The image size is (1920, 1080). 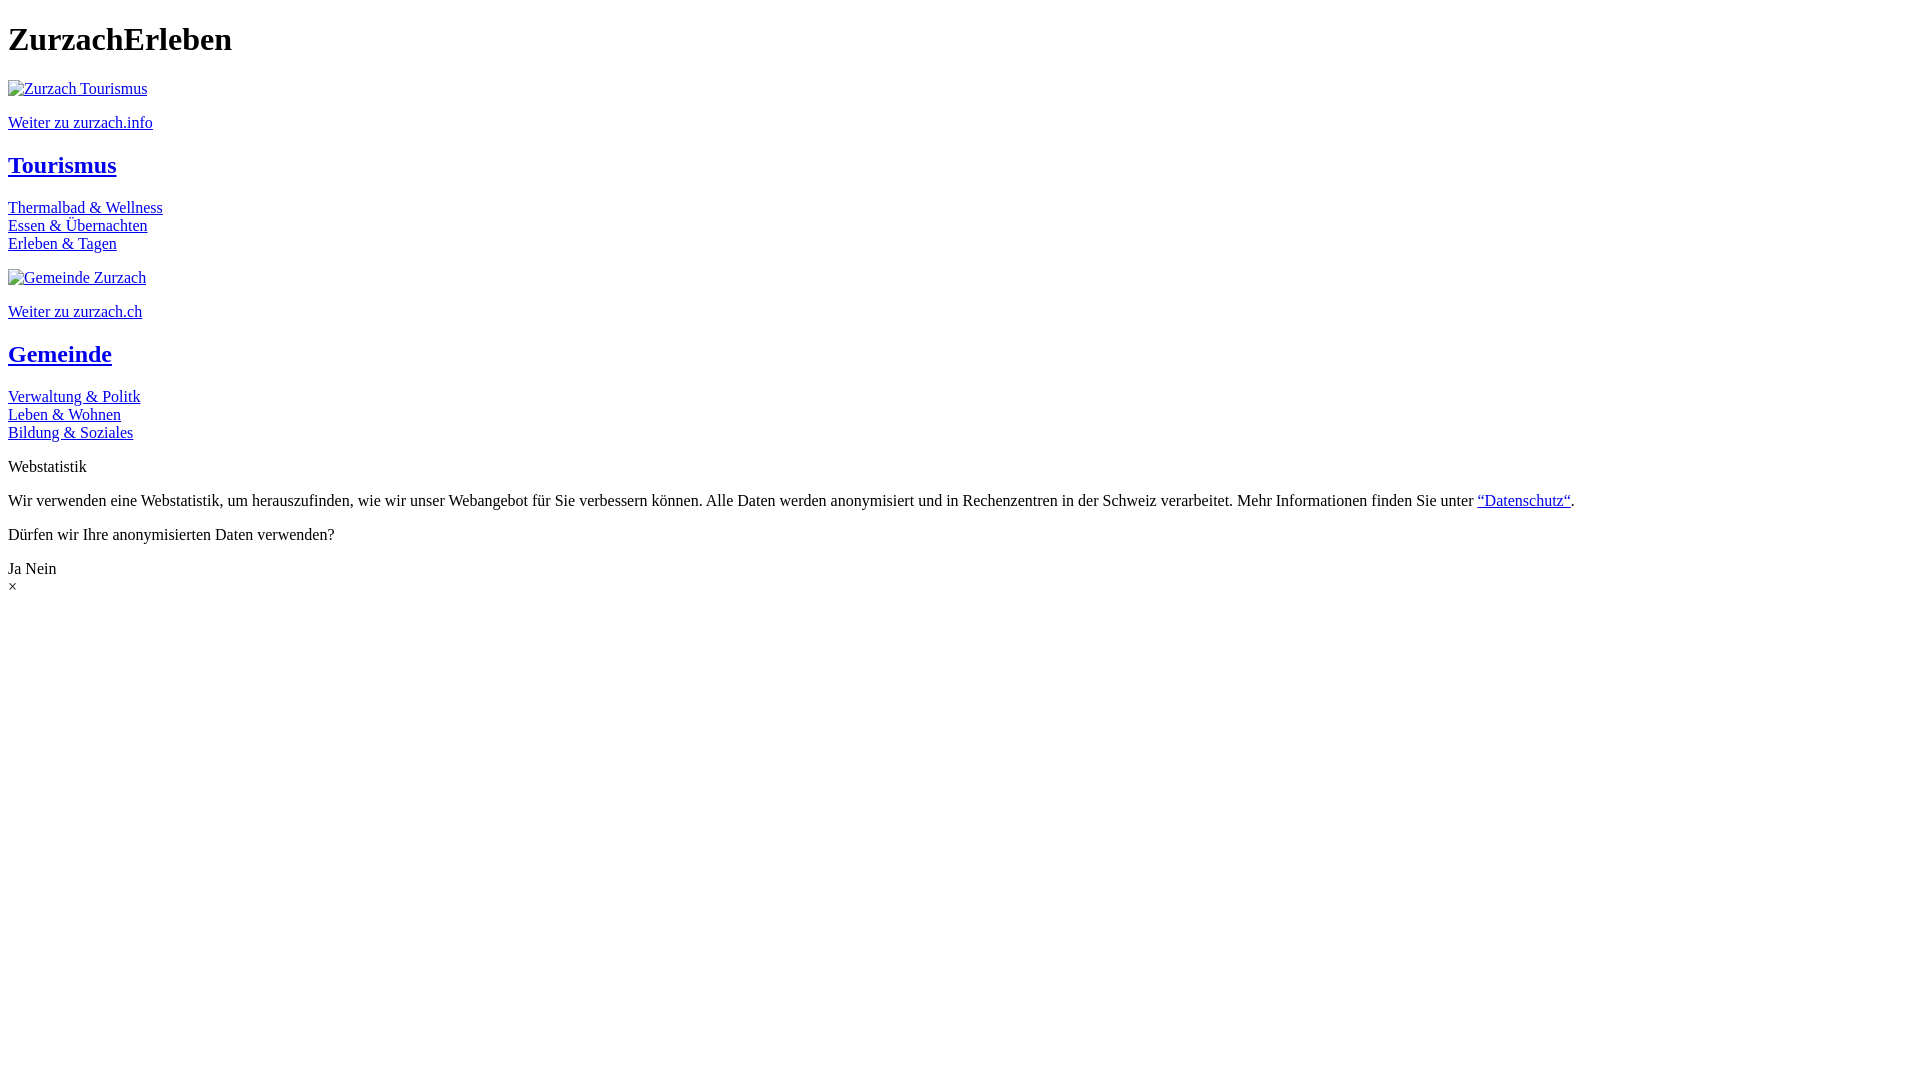 I want to click on 'Nein', so click(x=40, y=568).